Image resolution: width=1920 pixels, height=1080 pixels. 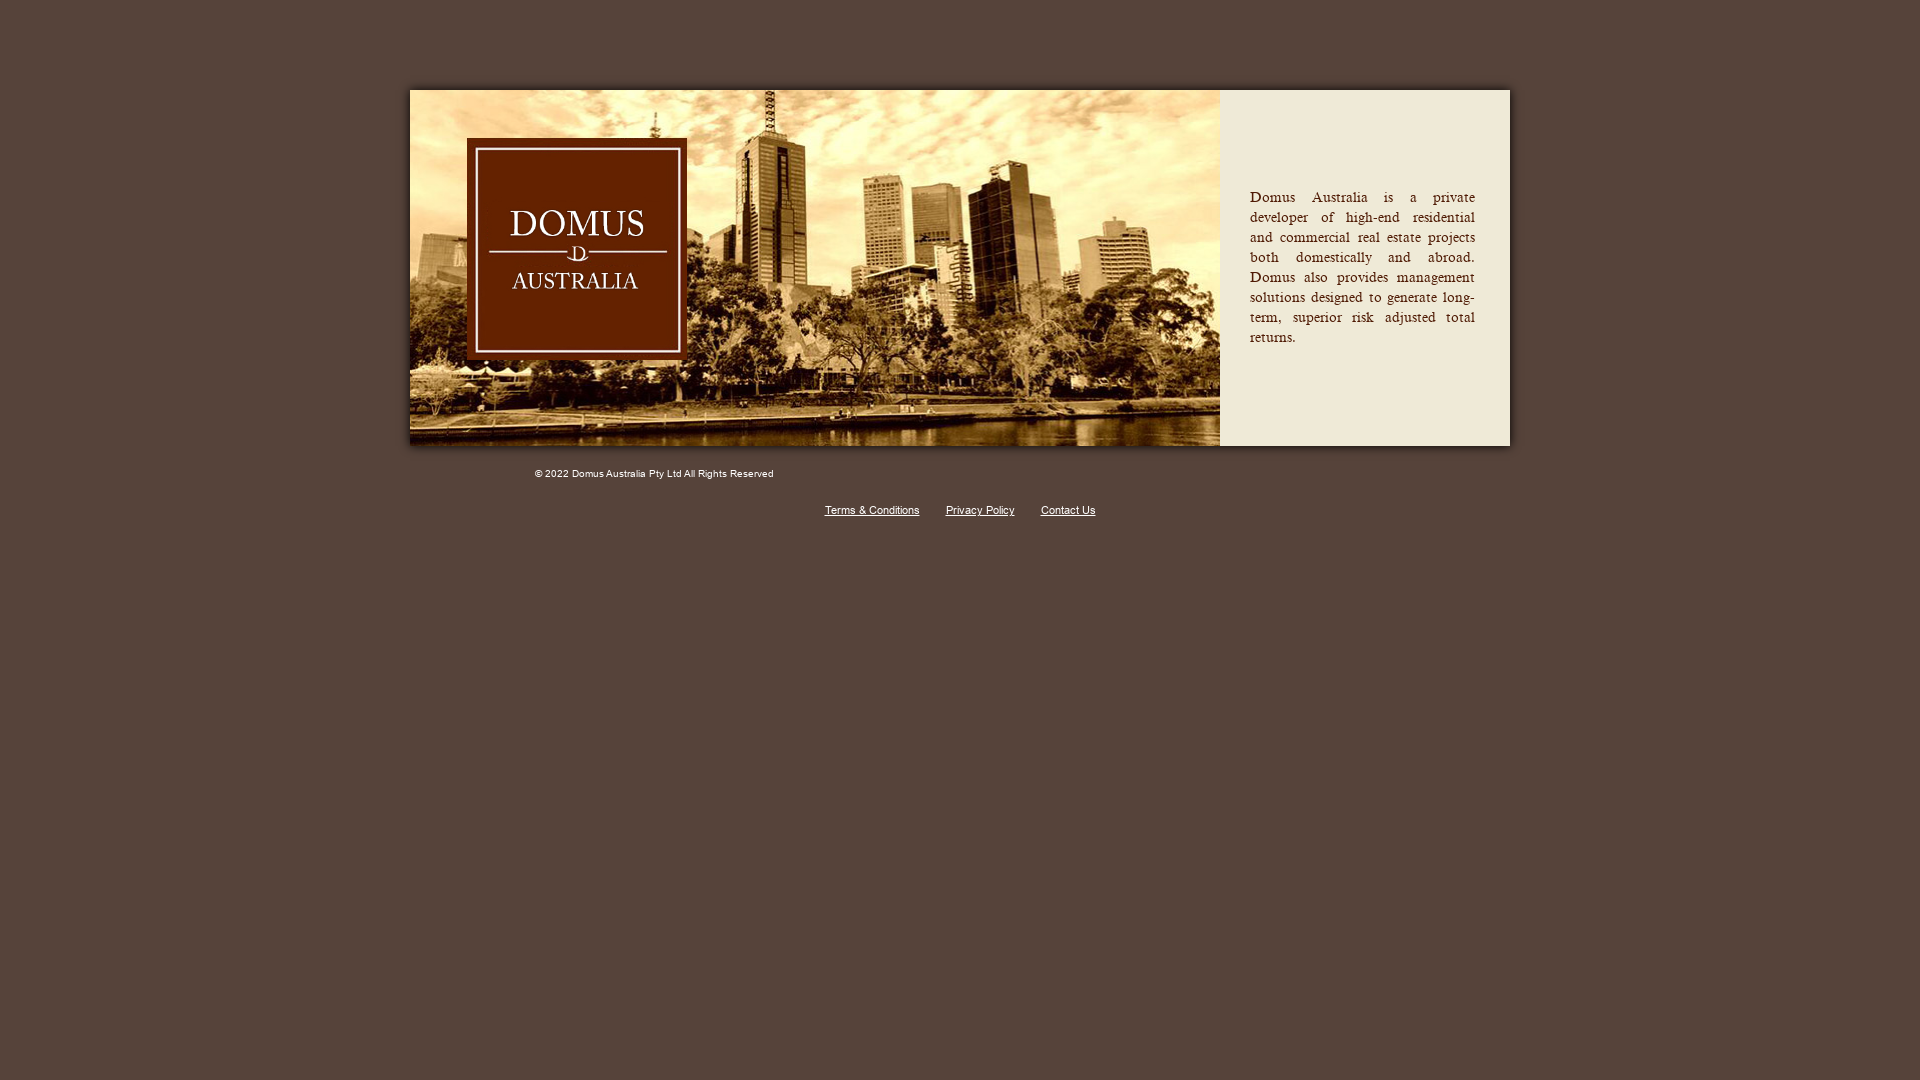 I want to click on 'Terms & Conditions', so click(x=871, y=508).